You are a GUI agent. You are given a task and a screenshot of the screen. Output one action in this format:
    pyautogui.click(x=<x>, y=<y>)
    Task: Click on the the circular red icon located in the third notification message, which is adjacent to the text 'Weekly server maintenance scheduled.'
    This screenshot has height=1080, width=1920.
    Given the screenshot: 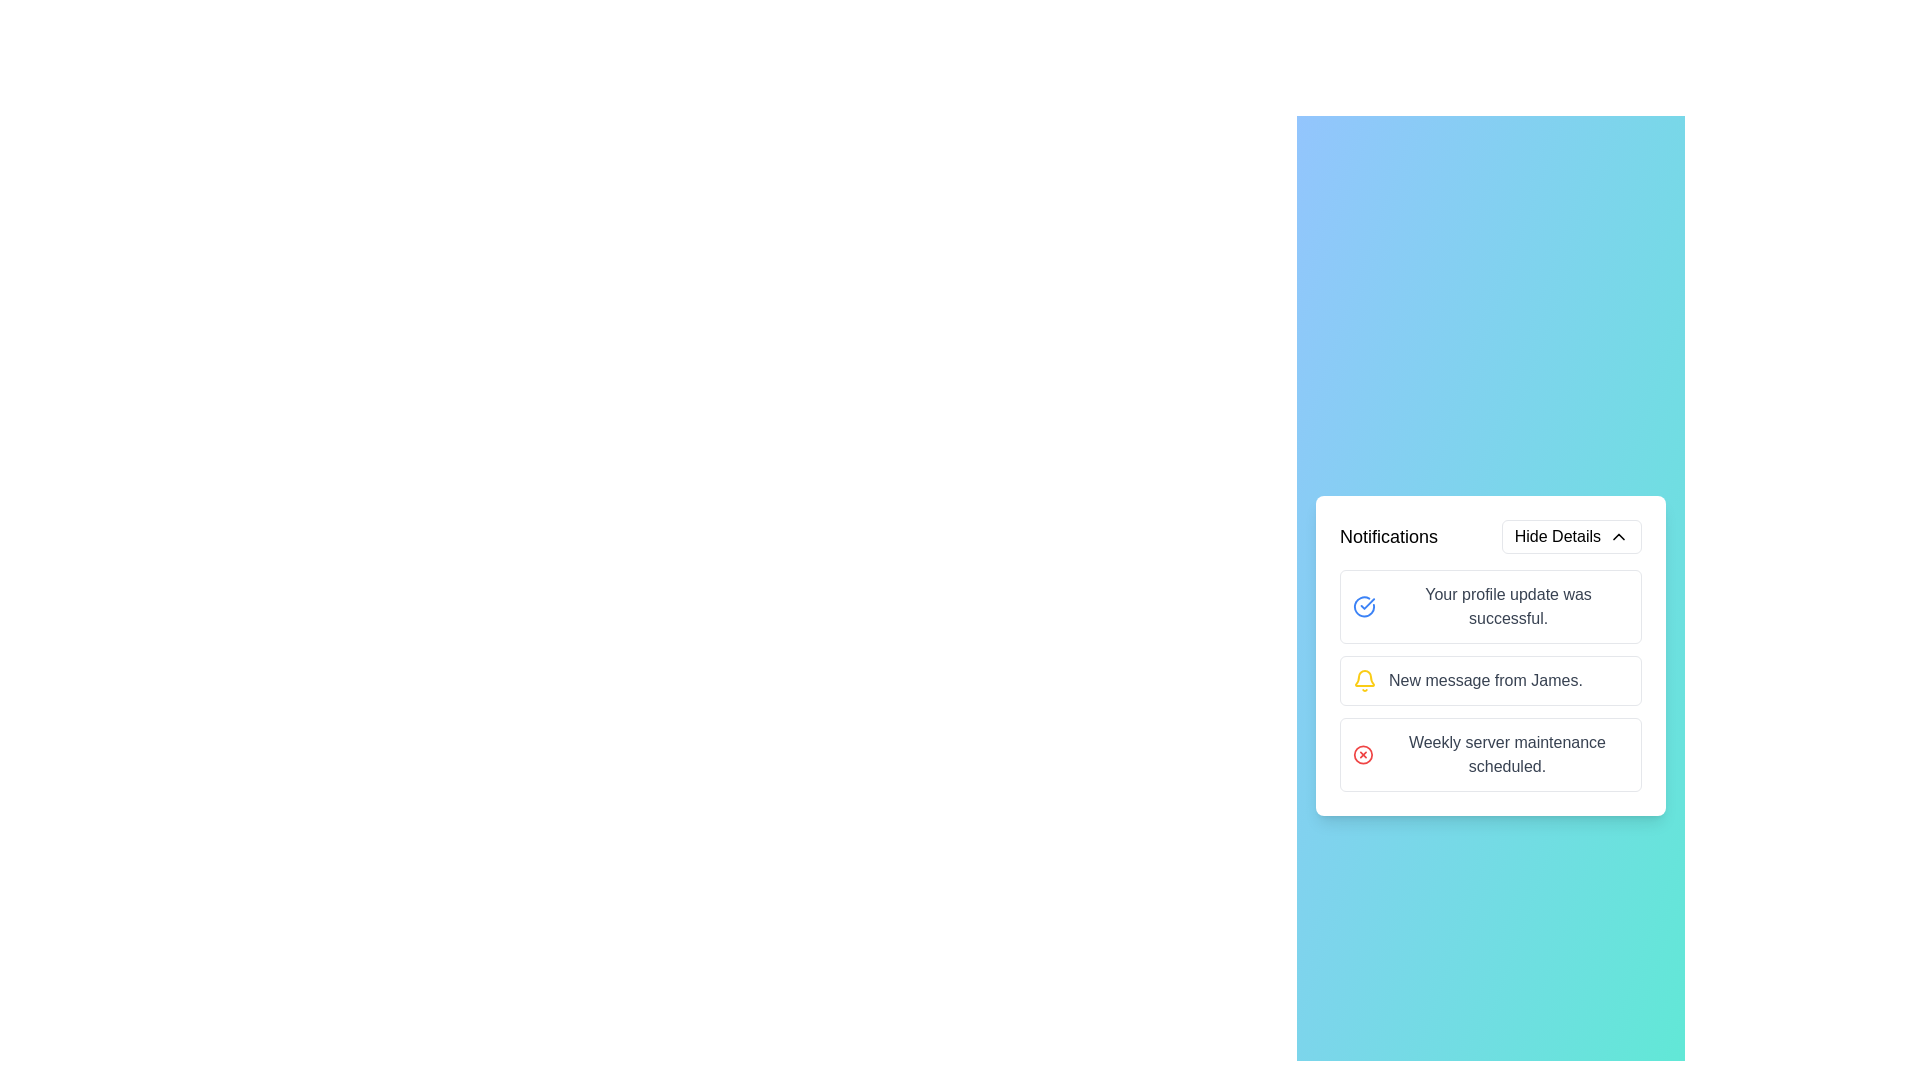 What is the action you would take?
    pyautogui.click(x=1362, y=755)
    